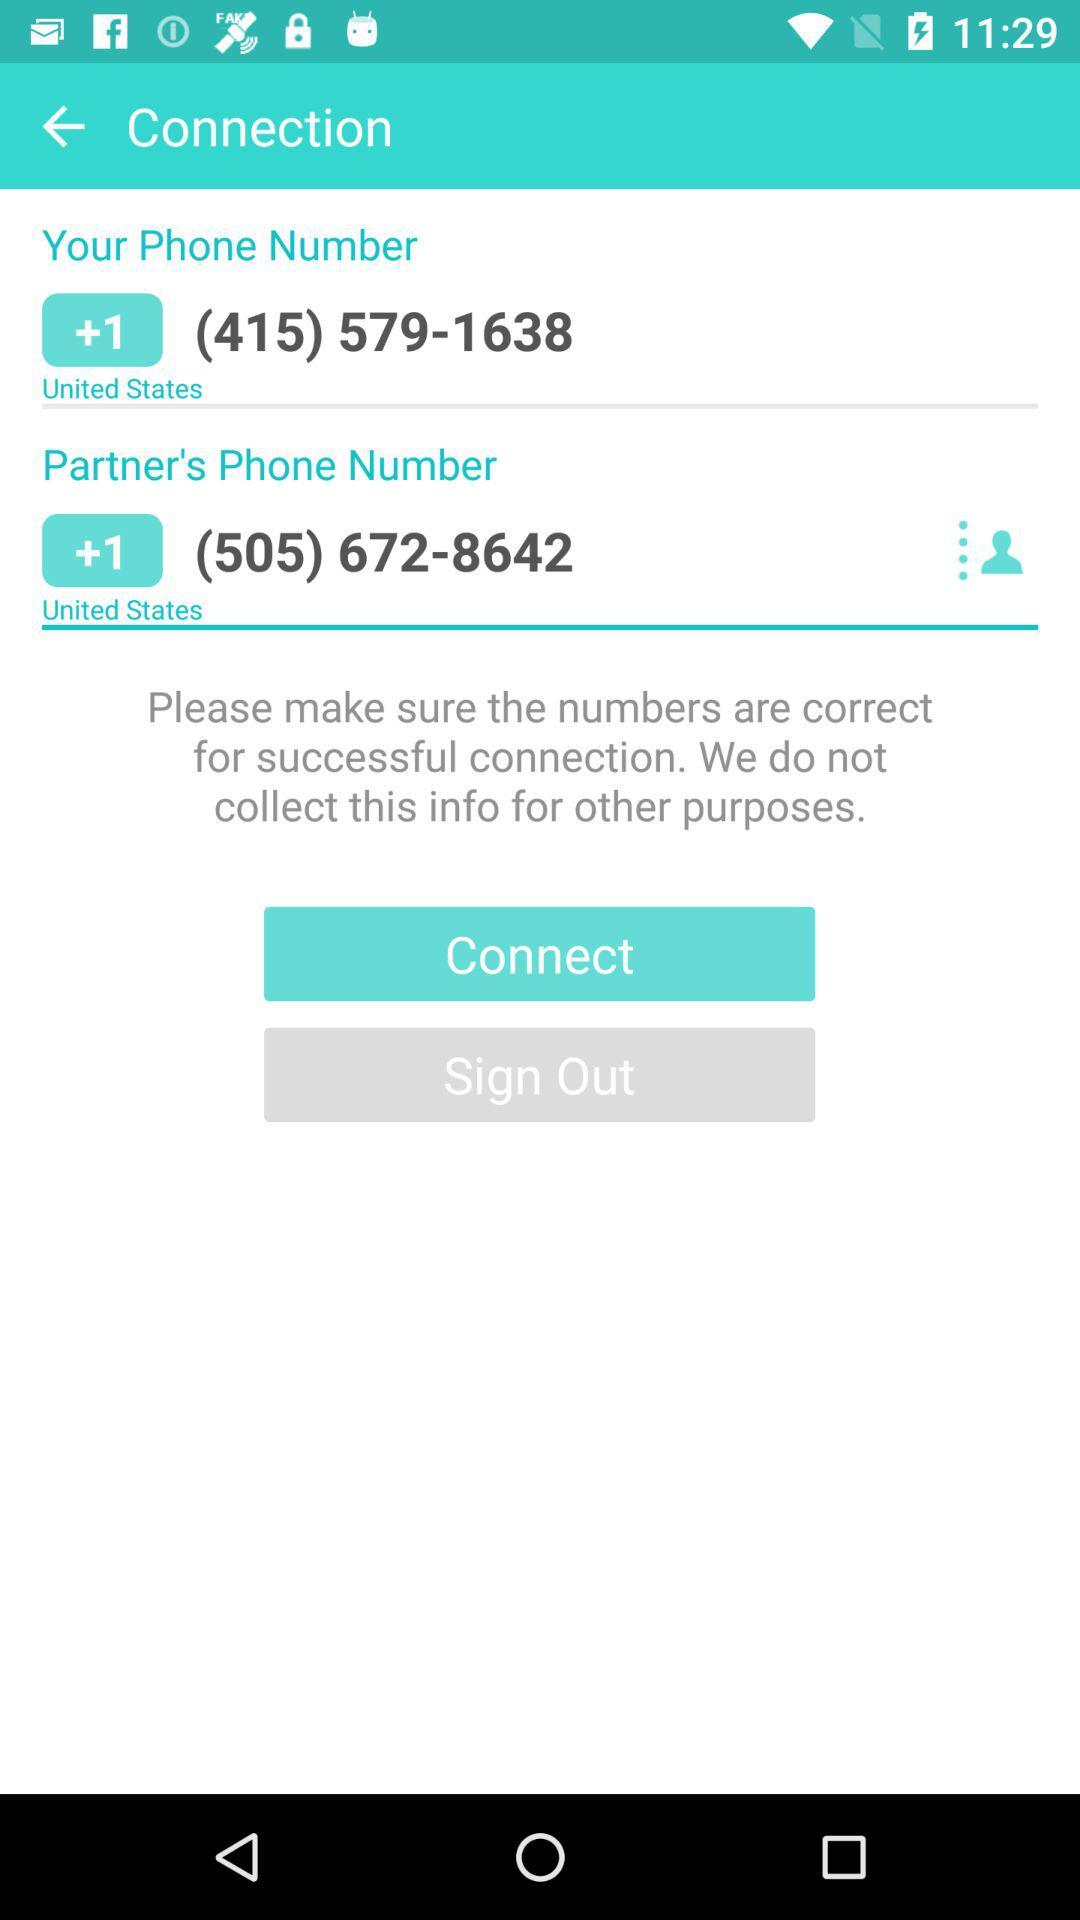 The height and width of the screenshot is (1920, 1080). Describe the element at coordinates (384, 330) in the screenshot. I see `icon above united states icon` at that location.